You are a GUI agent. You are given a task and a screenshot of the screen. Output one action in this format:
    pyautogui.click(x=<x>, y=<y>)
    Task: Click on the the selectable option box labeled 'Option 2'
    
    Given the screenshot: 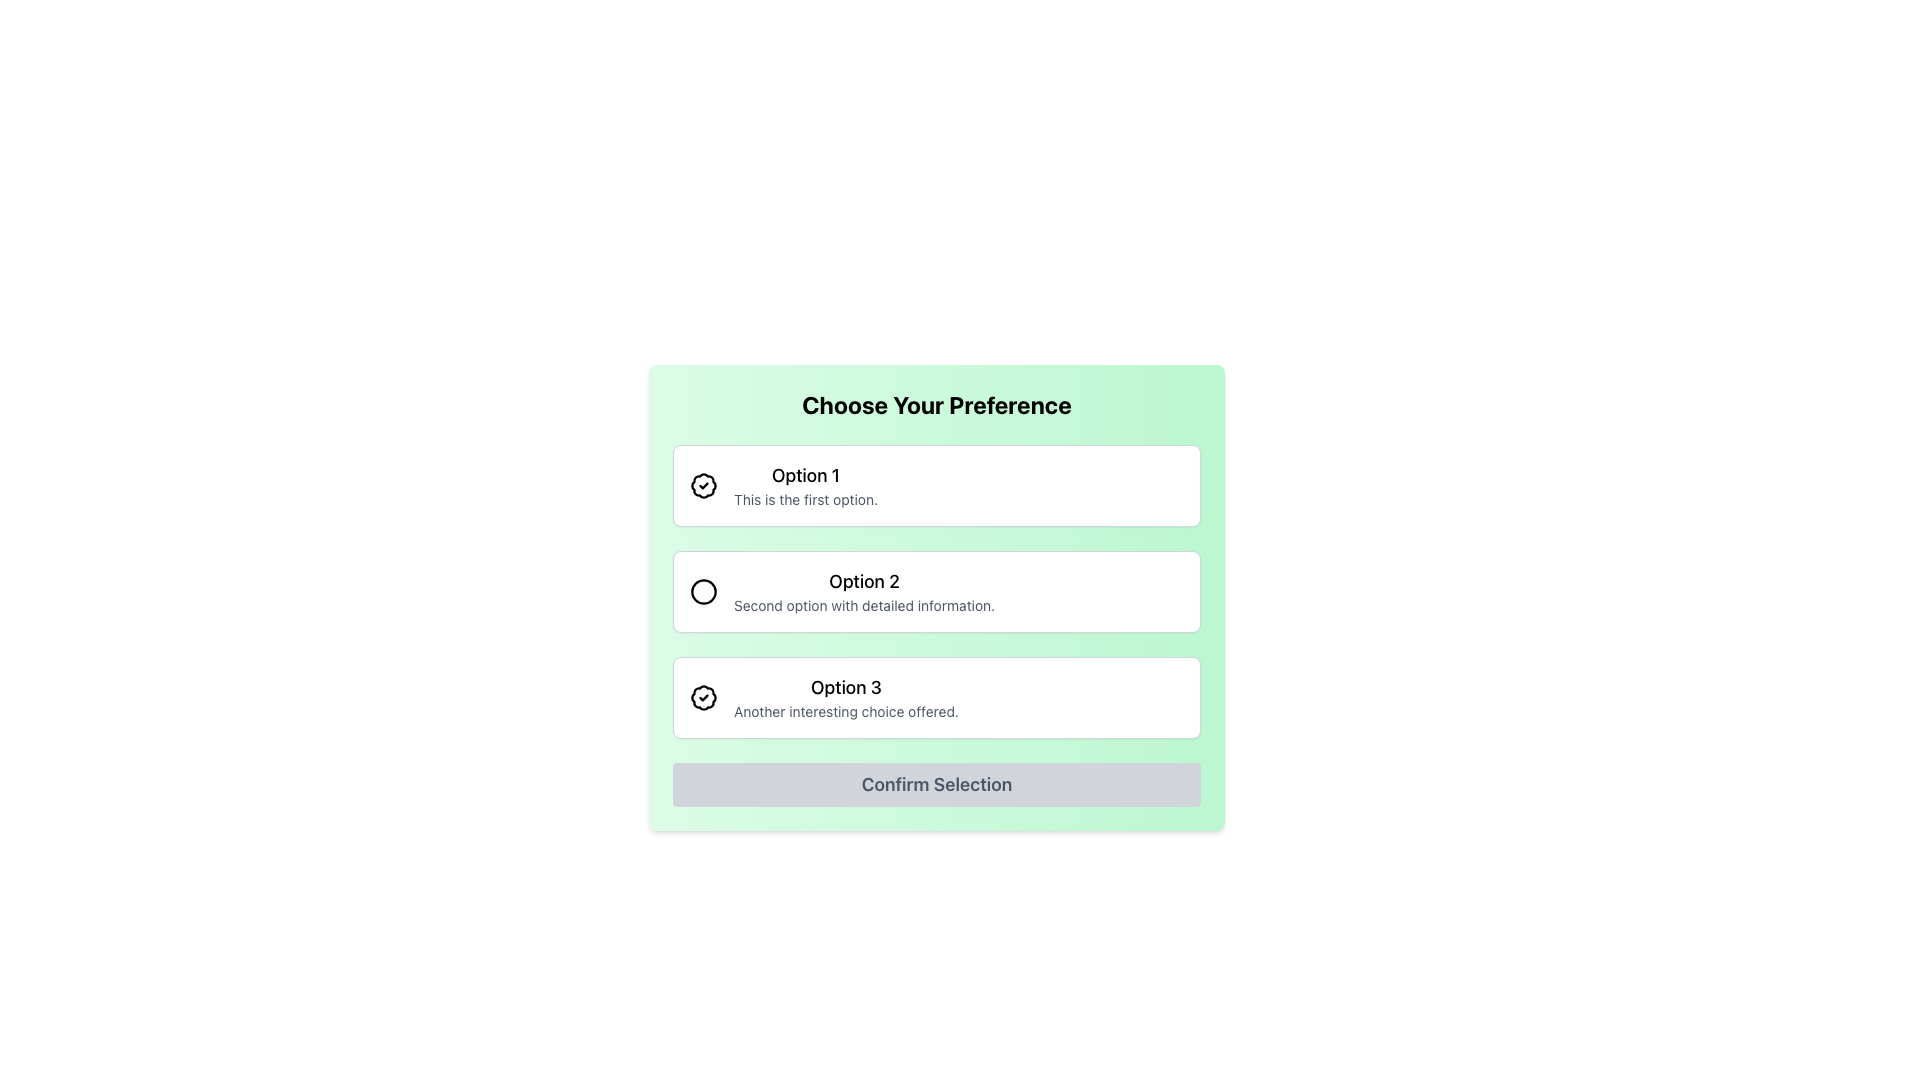 What is the action you would take?
    pyautogui.click(x=935, y=590)
    